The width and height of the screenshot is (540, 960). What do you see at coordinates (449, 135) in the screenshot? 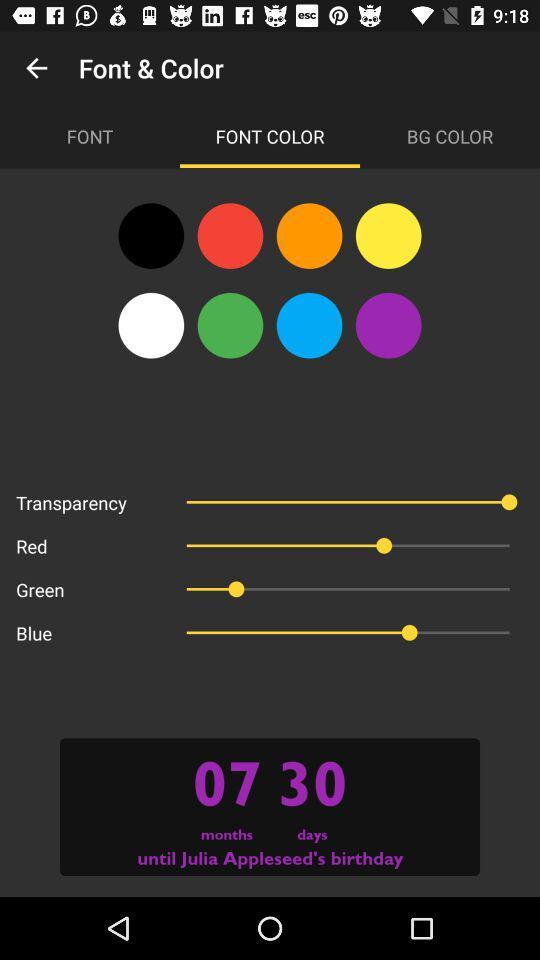
I see `the bg color` at bounding box center [449, 135].